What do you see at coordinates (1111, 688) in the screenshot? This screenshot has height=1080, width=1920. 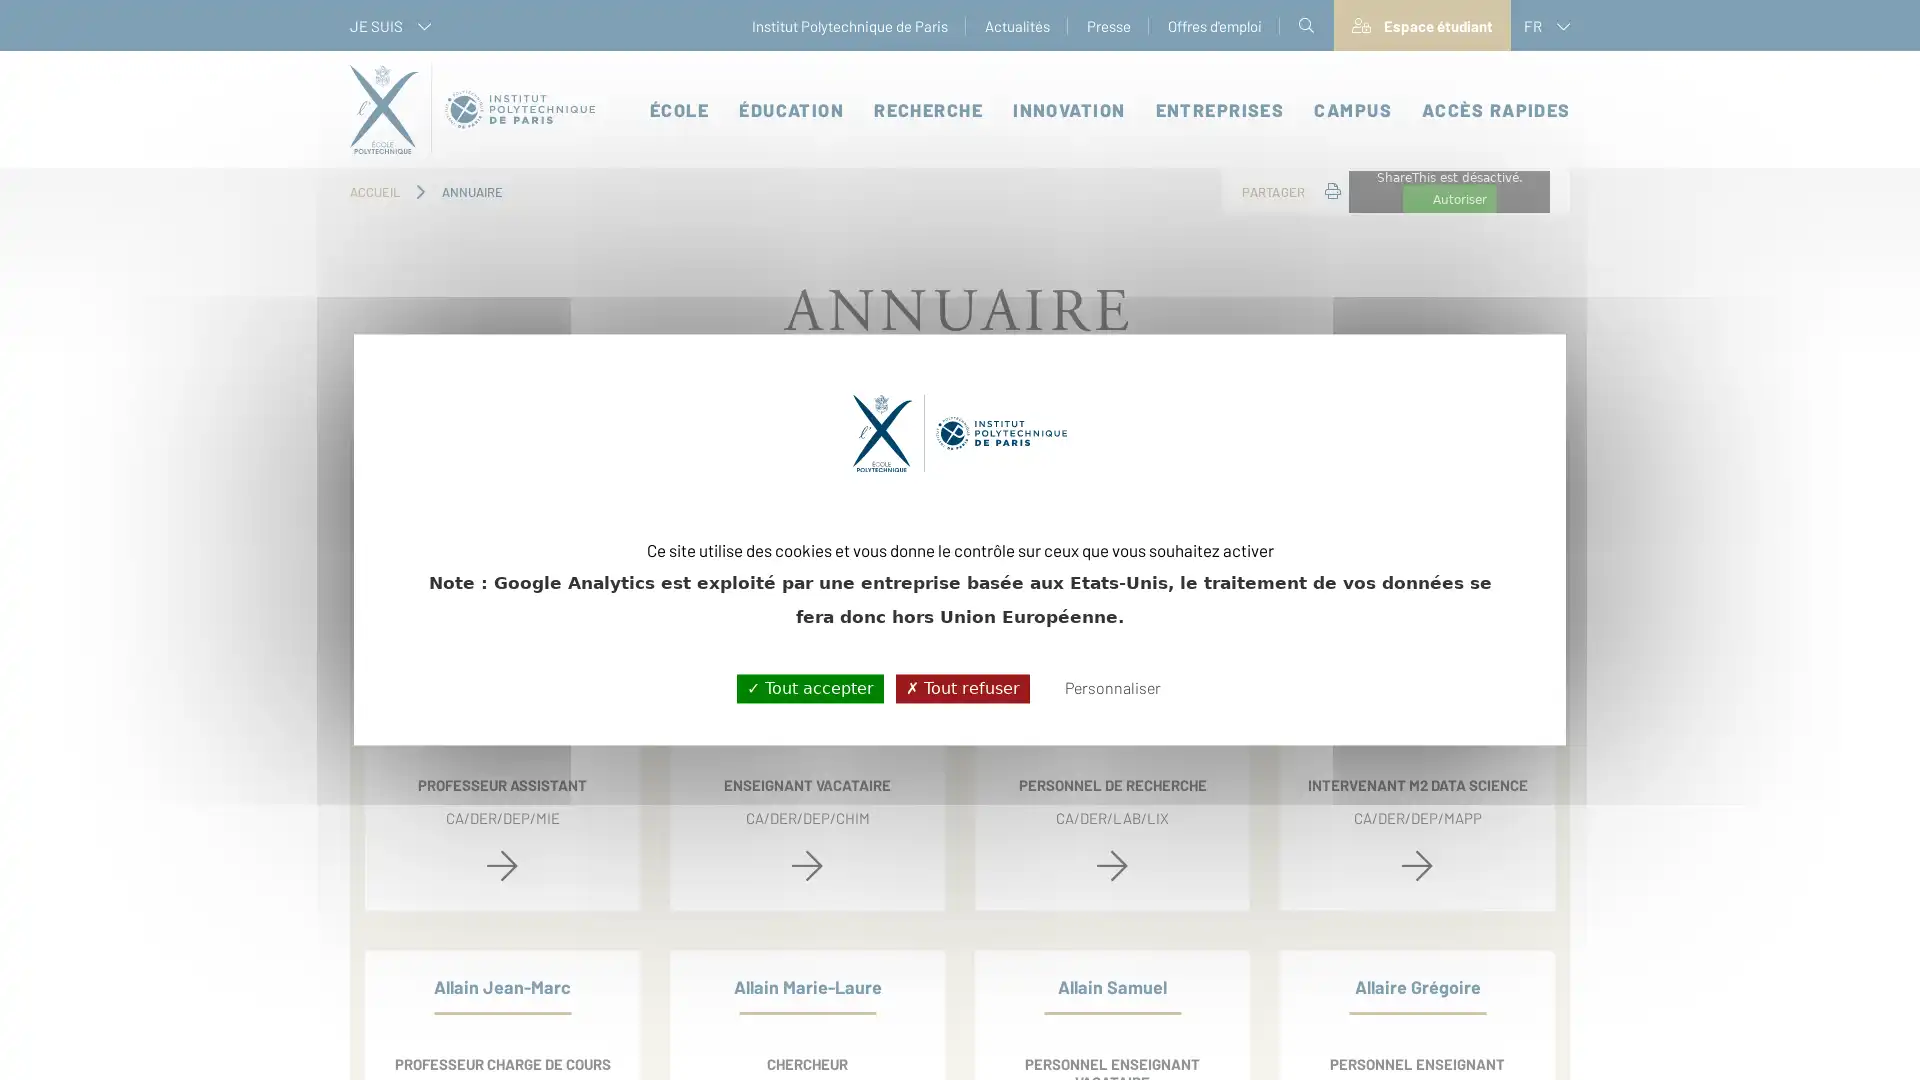 I see `Personnaliser (fenetre modale)` at bounding box center [1111, 688].